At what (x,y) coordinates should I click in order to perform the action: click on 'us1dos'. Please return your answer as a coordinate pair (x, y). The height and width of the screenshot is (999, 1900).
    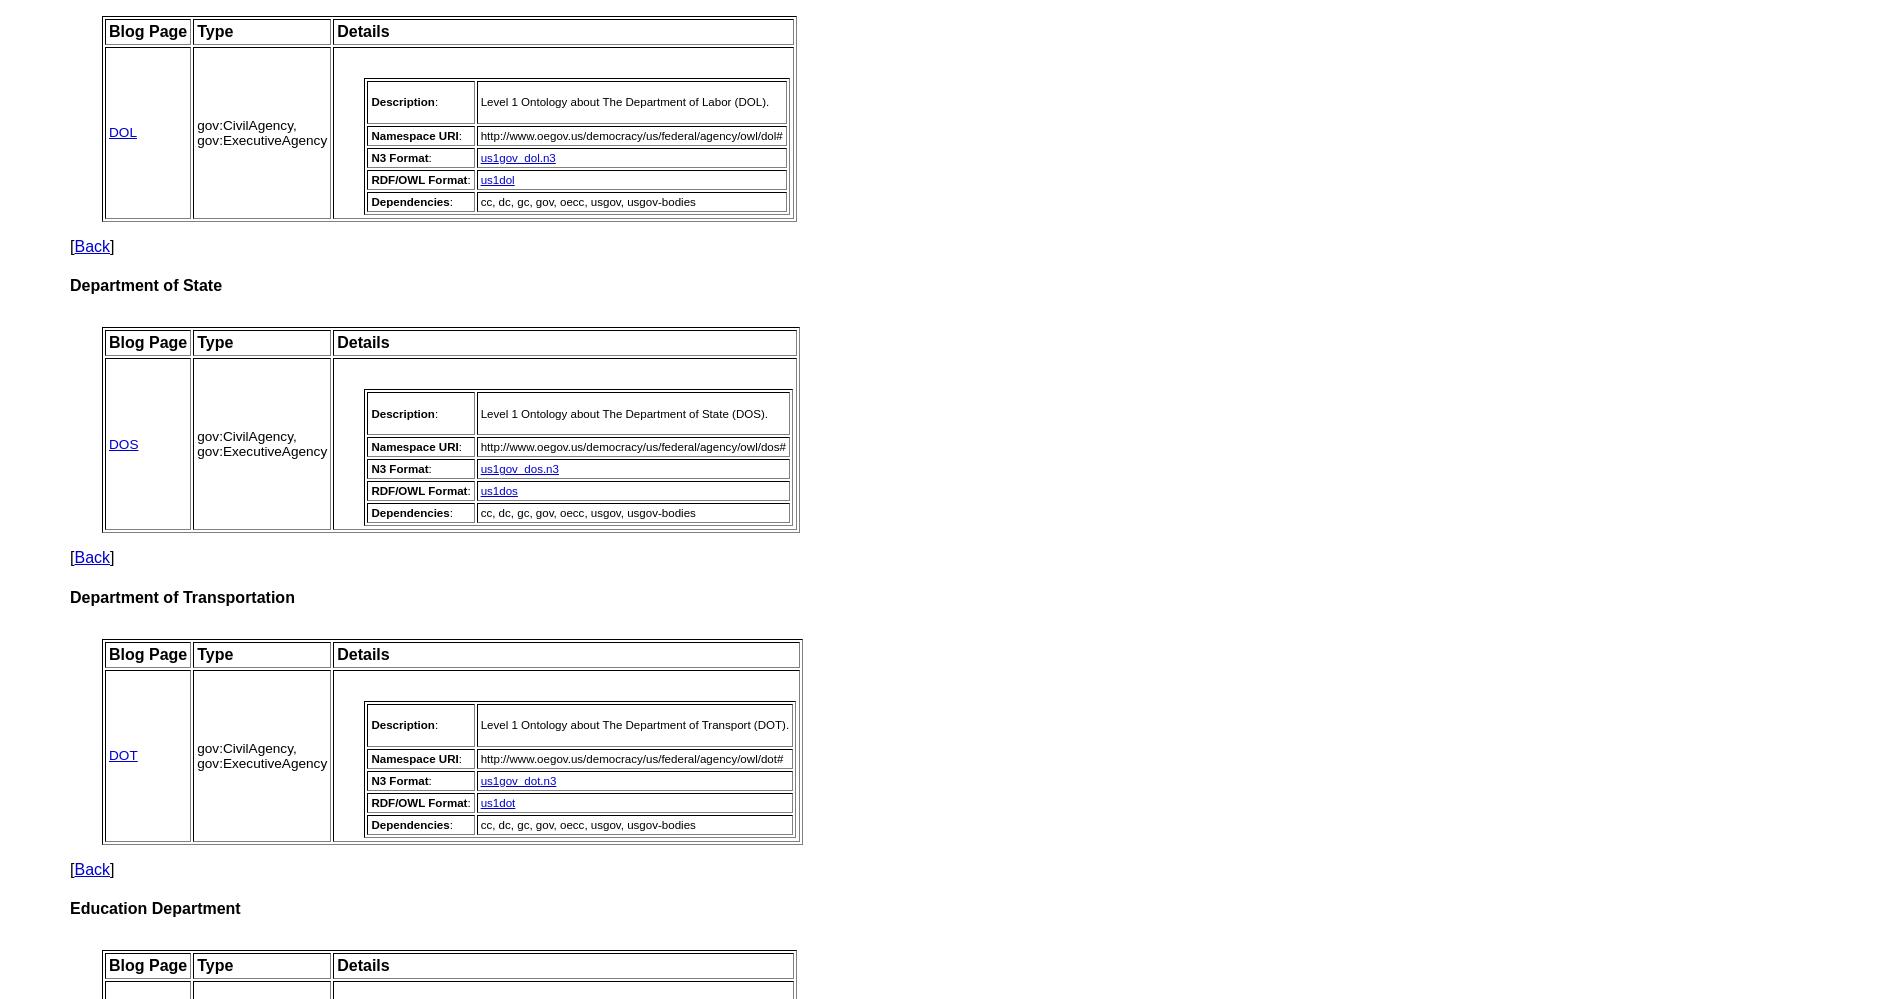
    Looking at the image, I should click on (498, 491).